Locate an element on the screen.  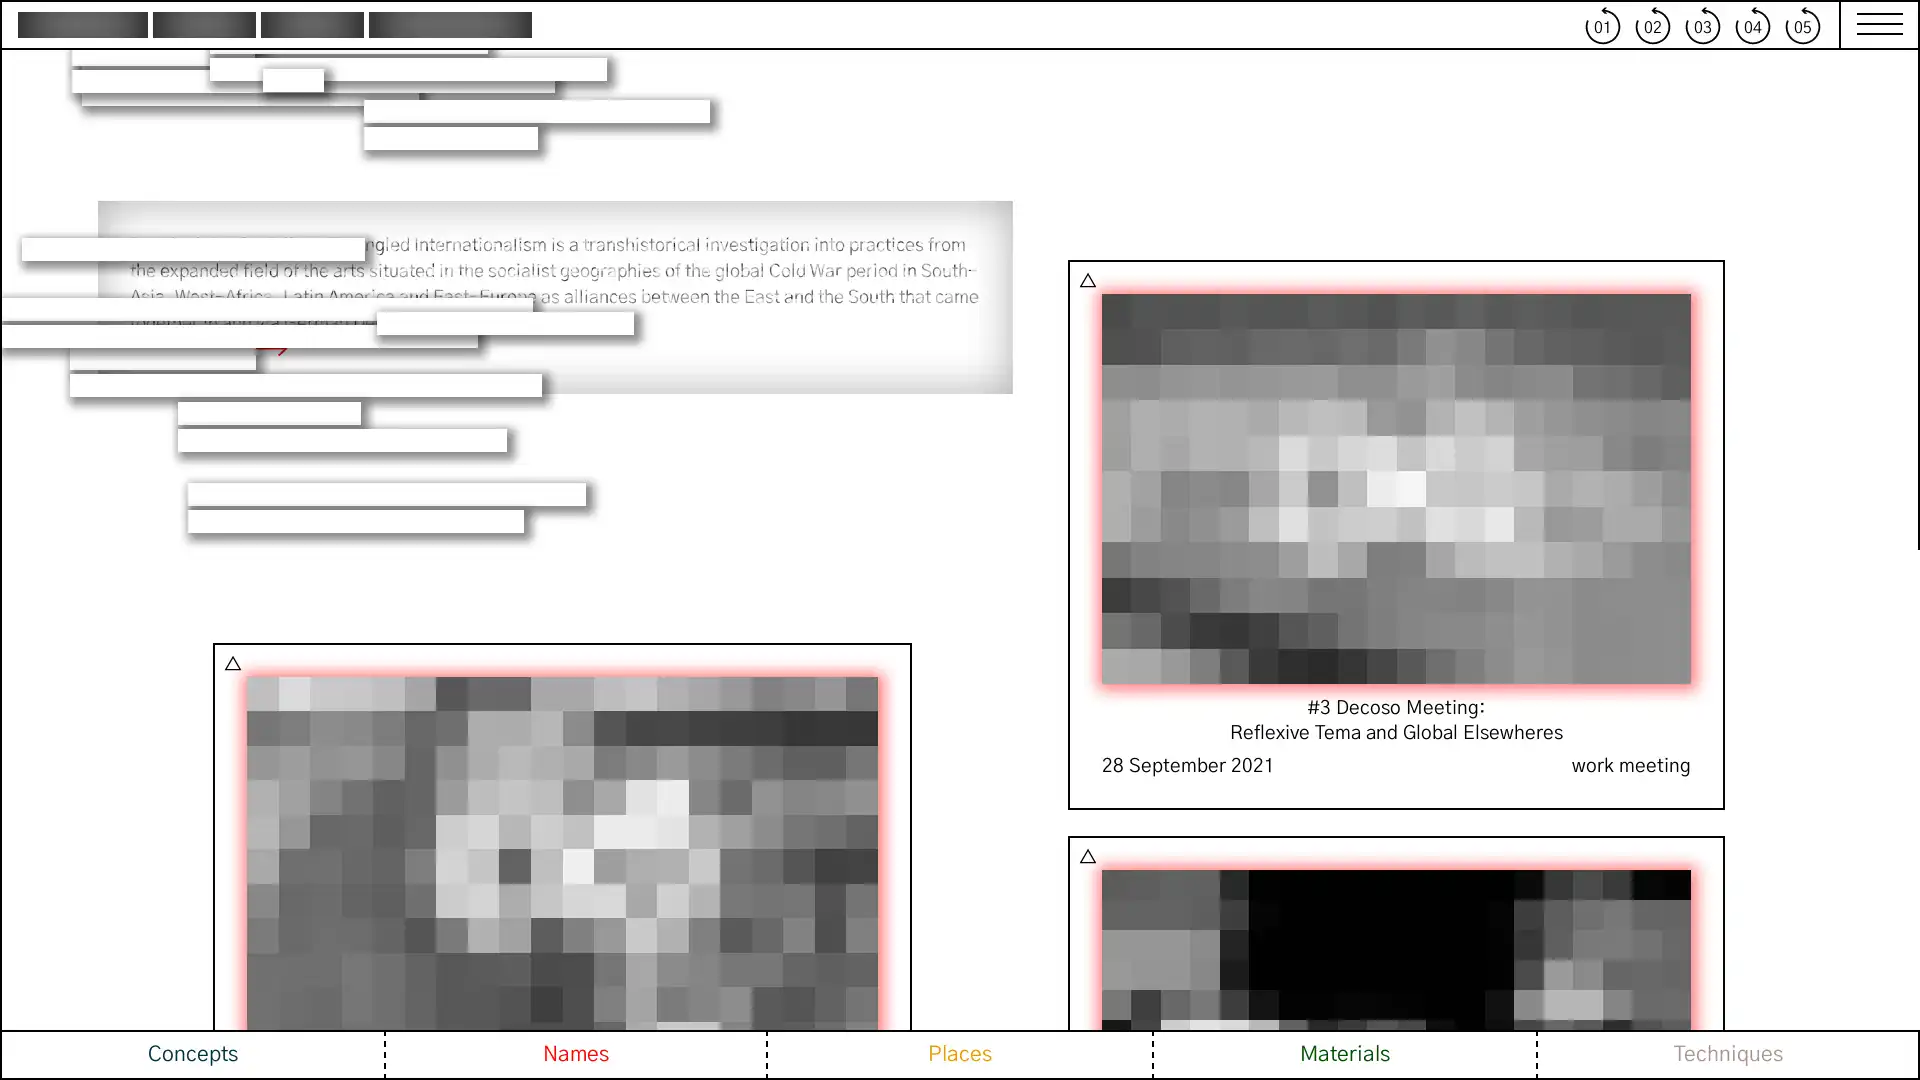
Menu is located at coordinates (1869, 24).